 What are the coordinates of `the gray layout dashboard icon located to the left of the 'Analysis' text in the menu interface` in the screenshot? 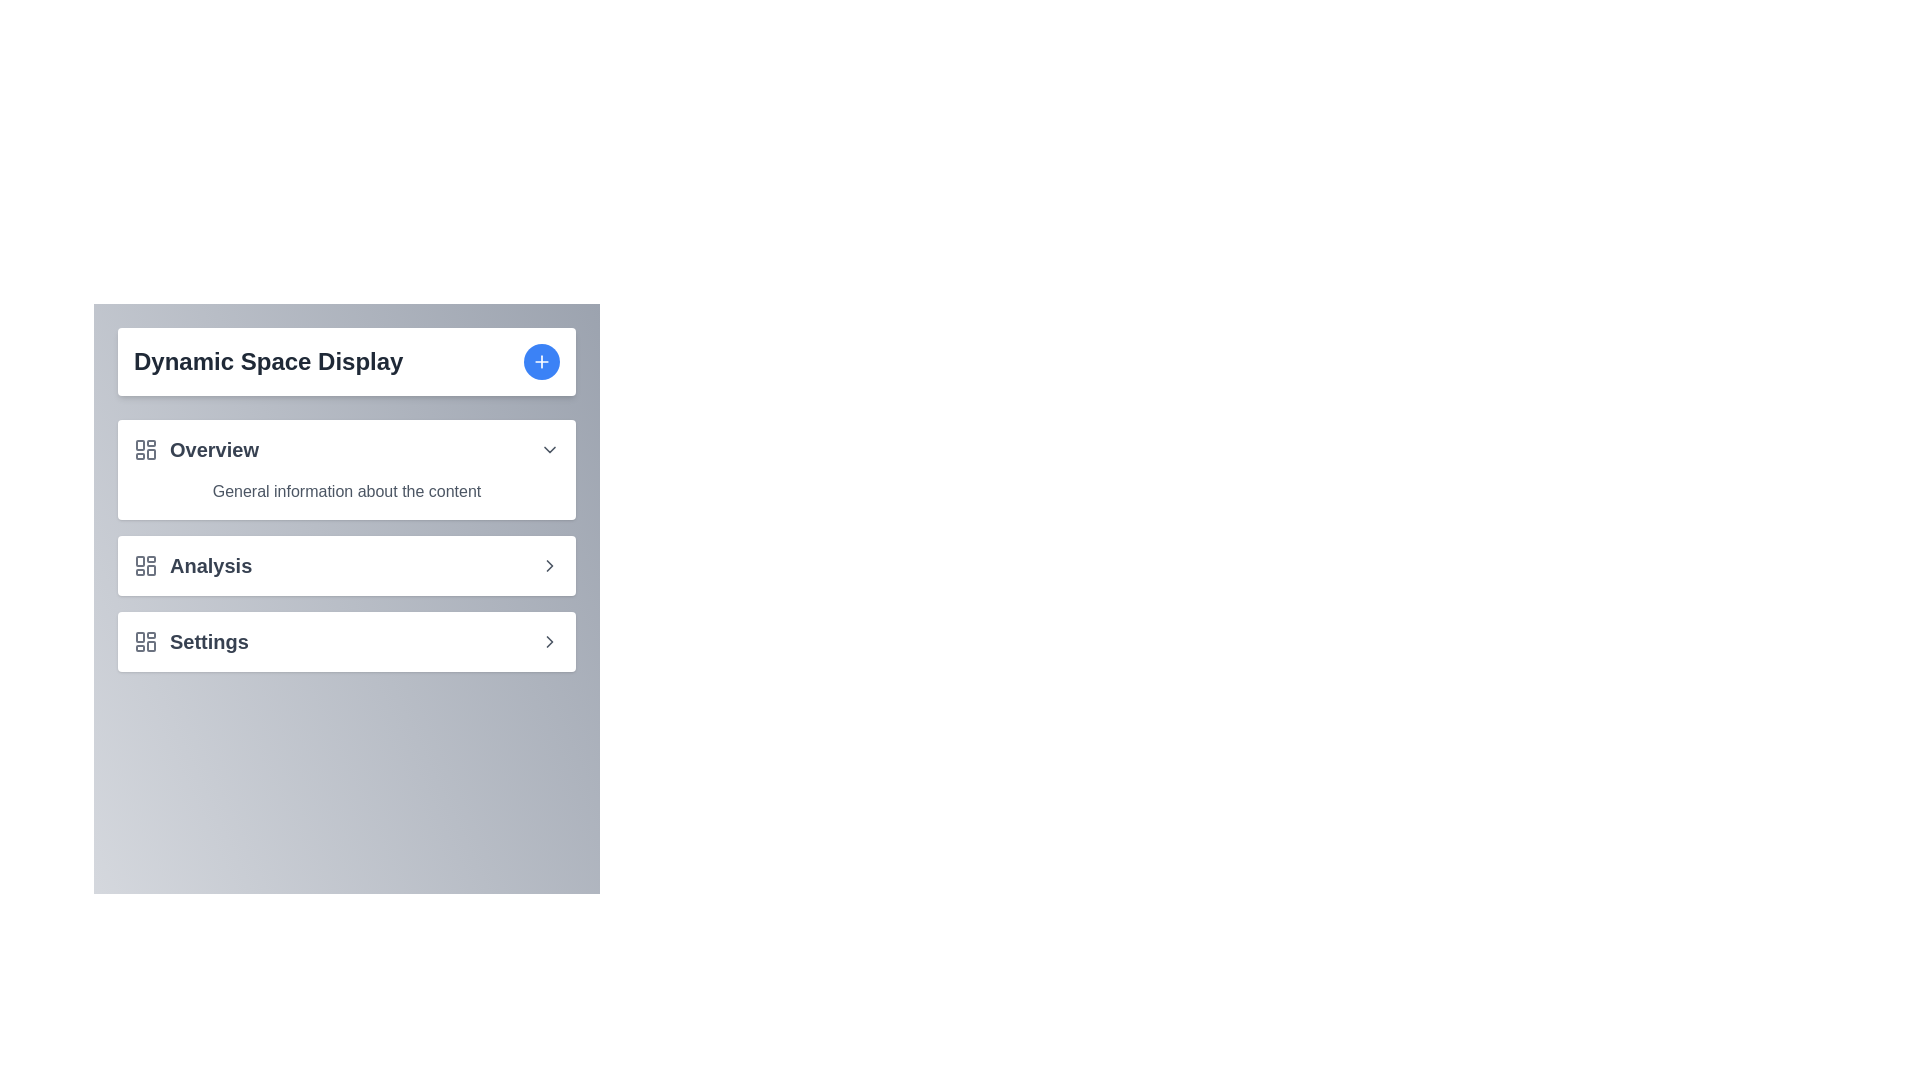 It's located at (144, 566).